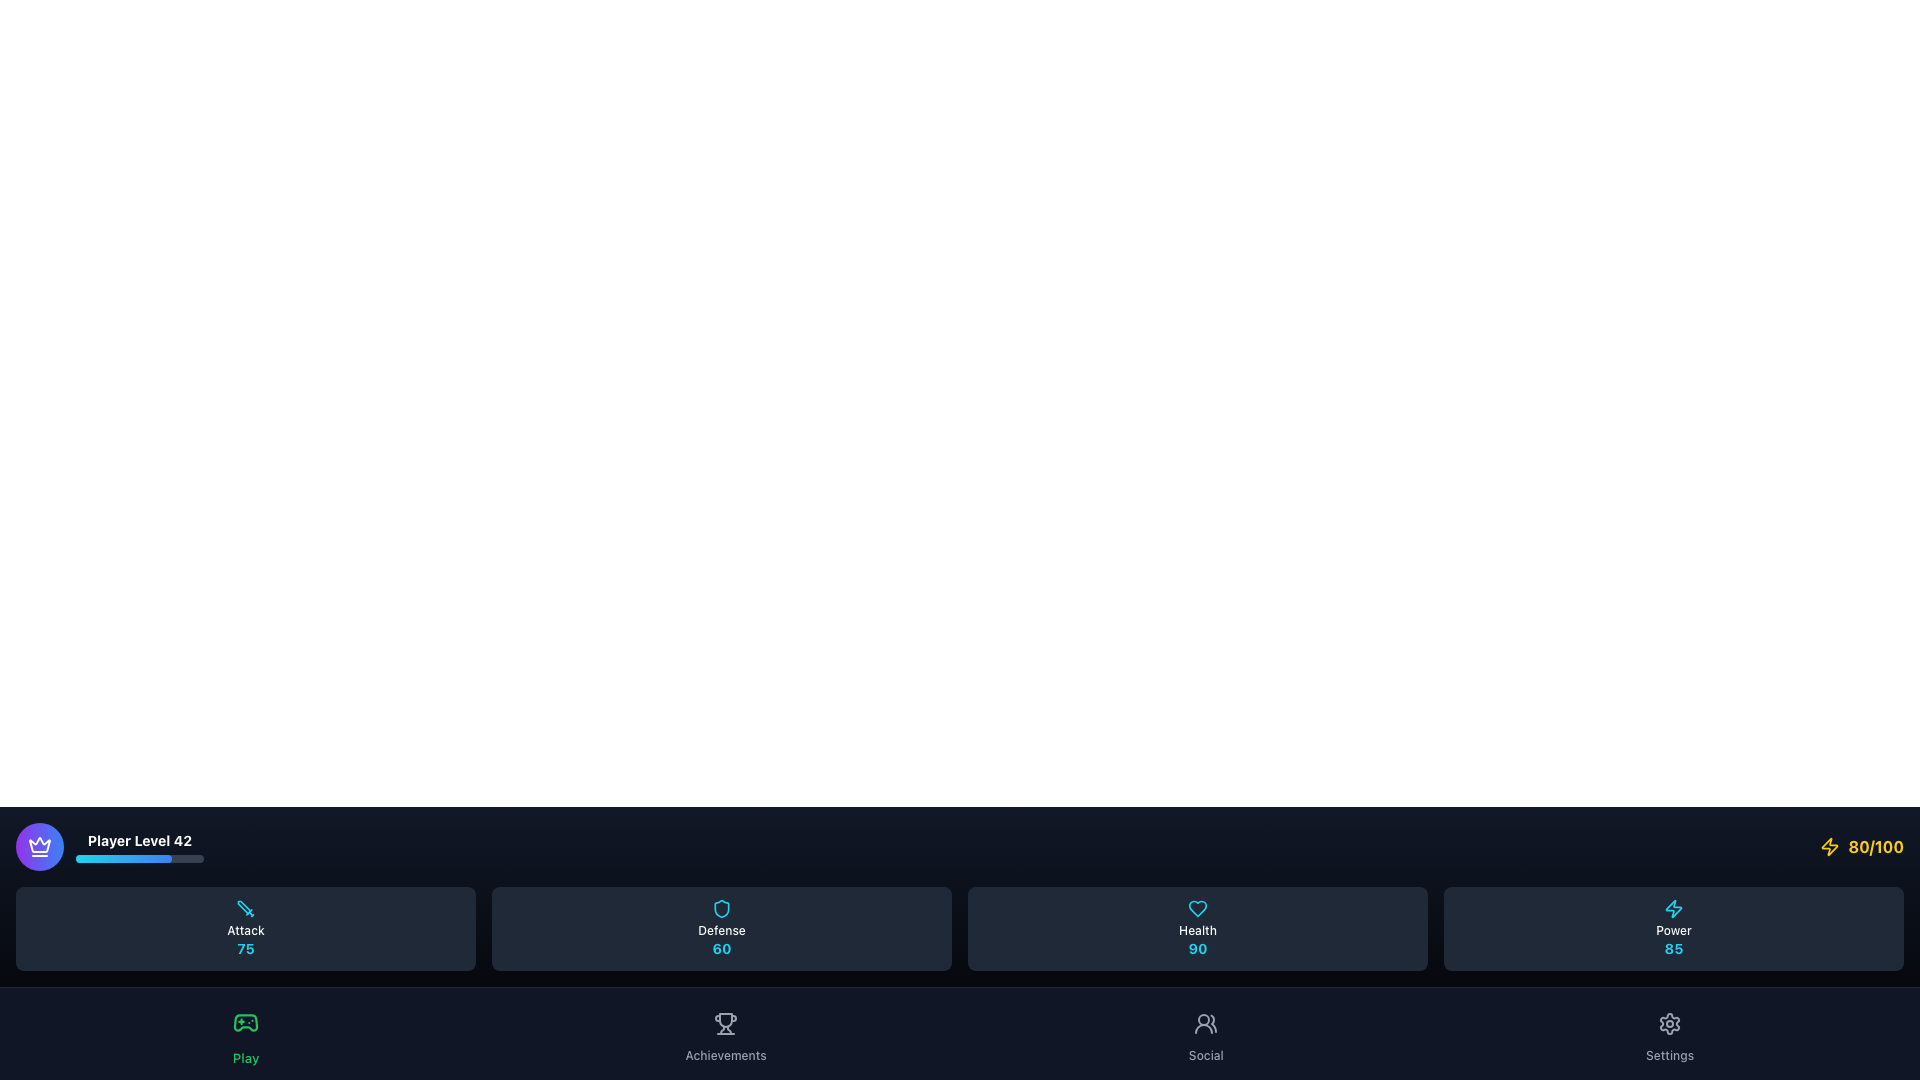 The image size is (1920, 1080). I want to click on the 'Social' icon in the navigation bar, which resembles a group of users with two overlapping figures, so click(1205, 1023).